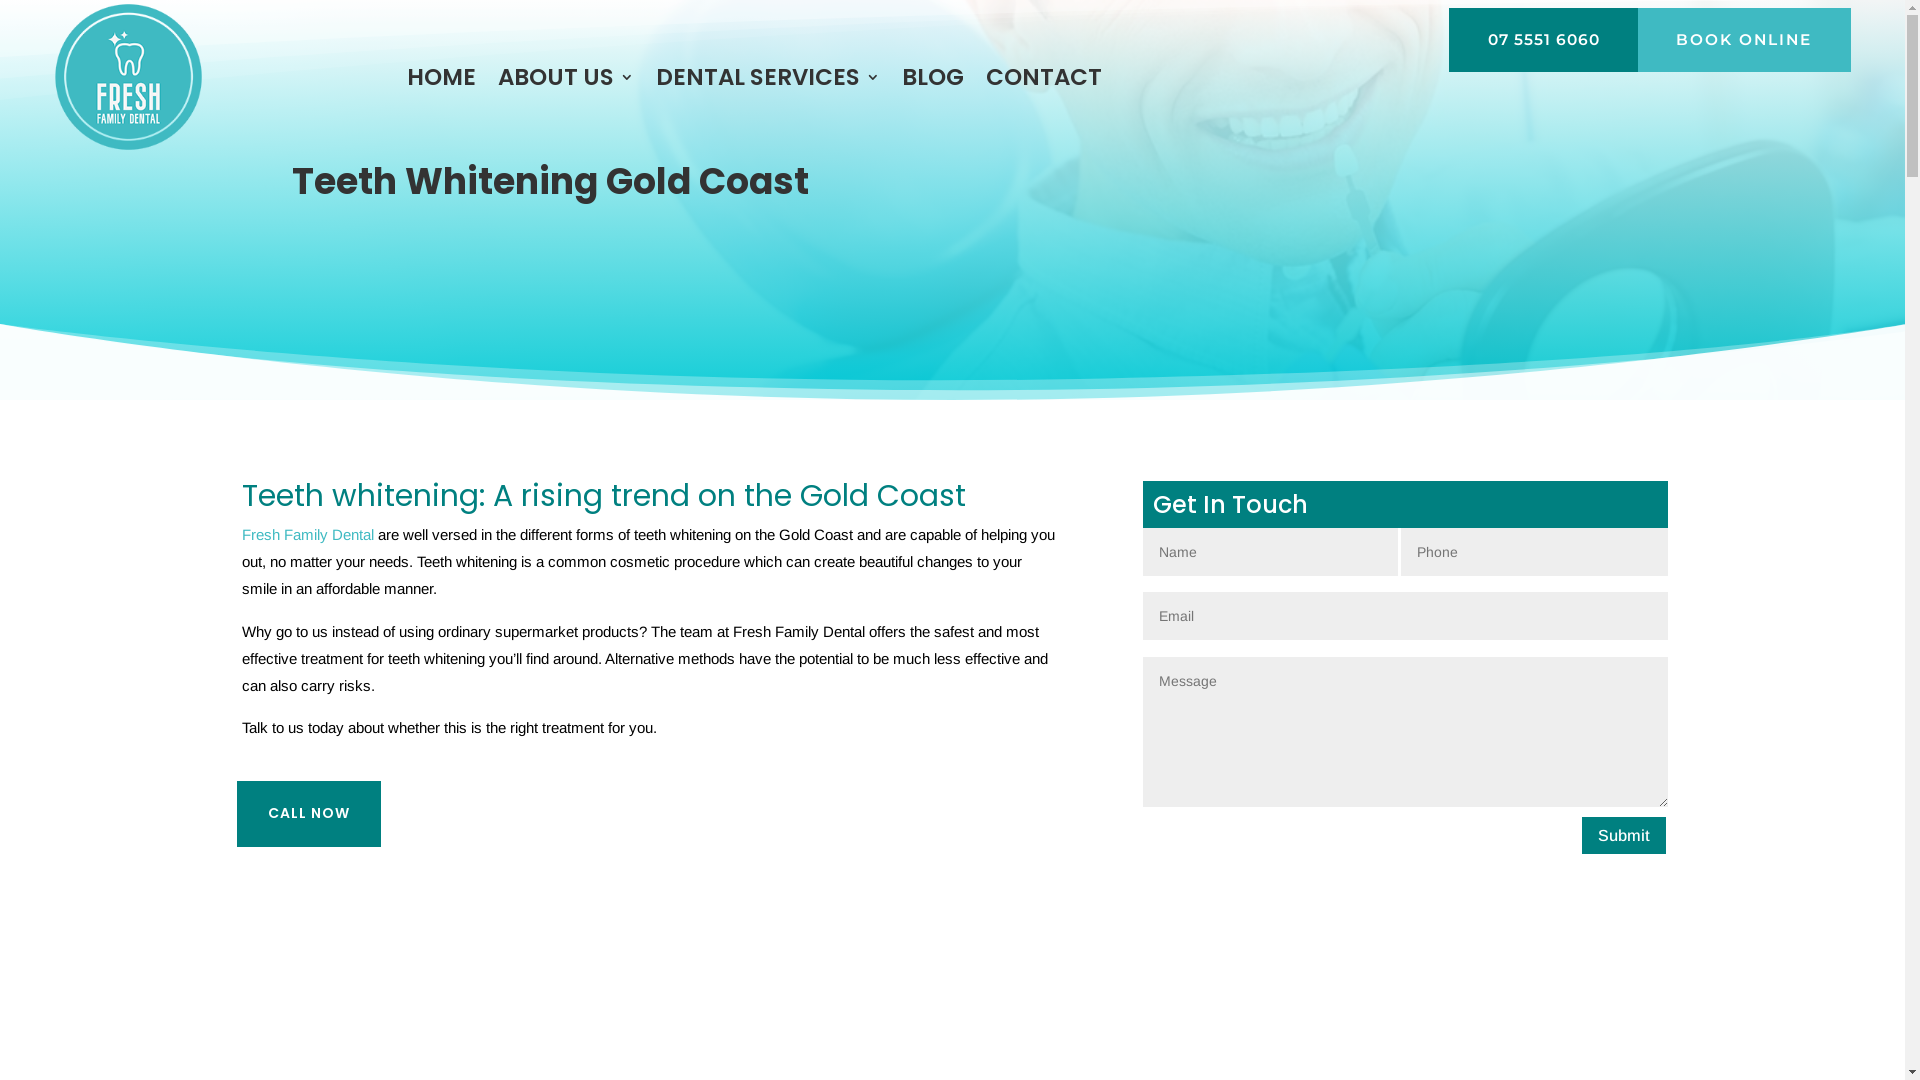  Describe the element at coordinates (306, 813) in the screenshot. I see `'CALL NOW'` at that location.